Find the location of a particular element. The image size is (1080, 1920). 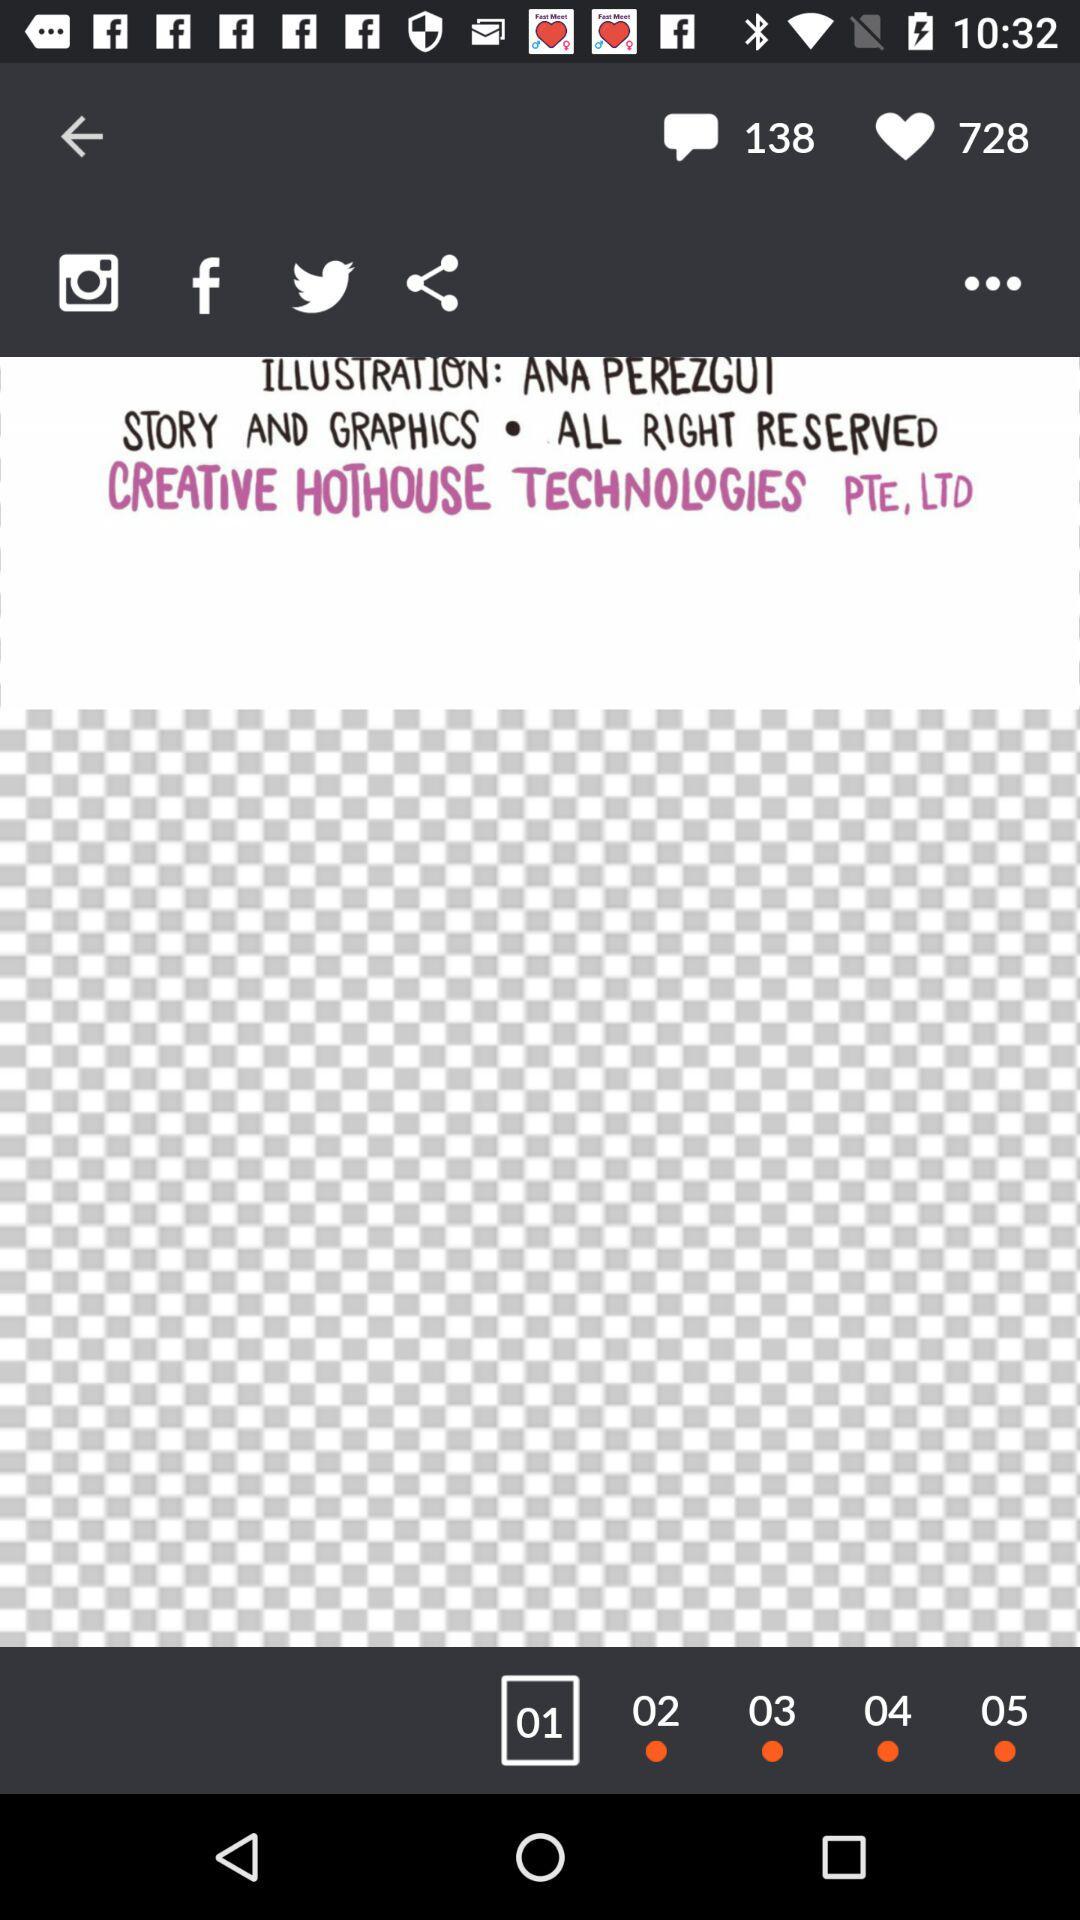

share on twitter is located at coordinates (322, 282).